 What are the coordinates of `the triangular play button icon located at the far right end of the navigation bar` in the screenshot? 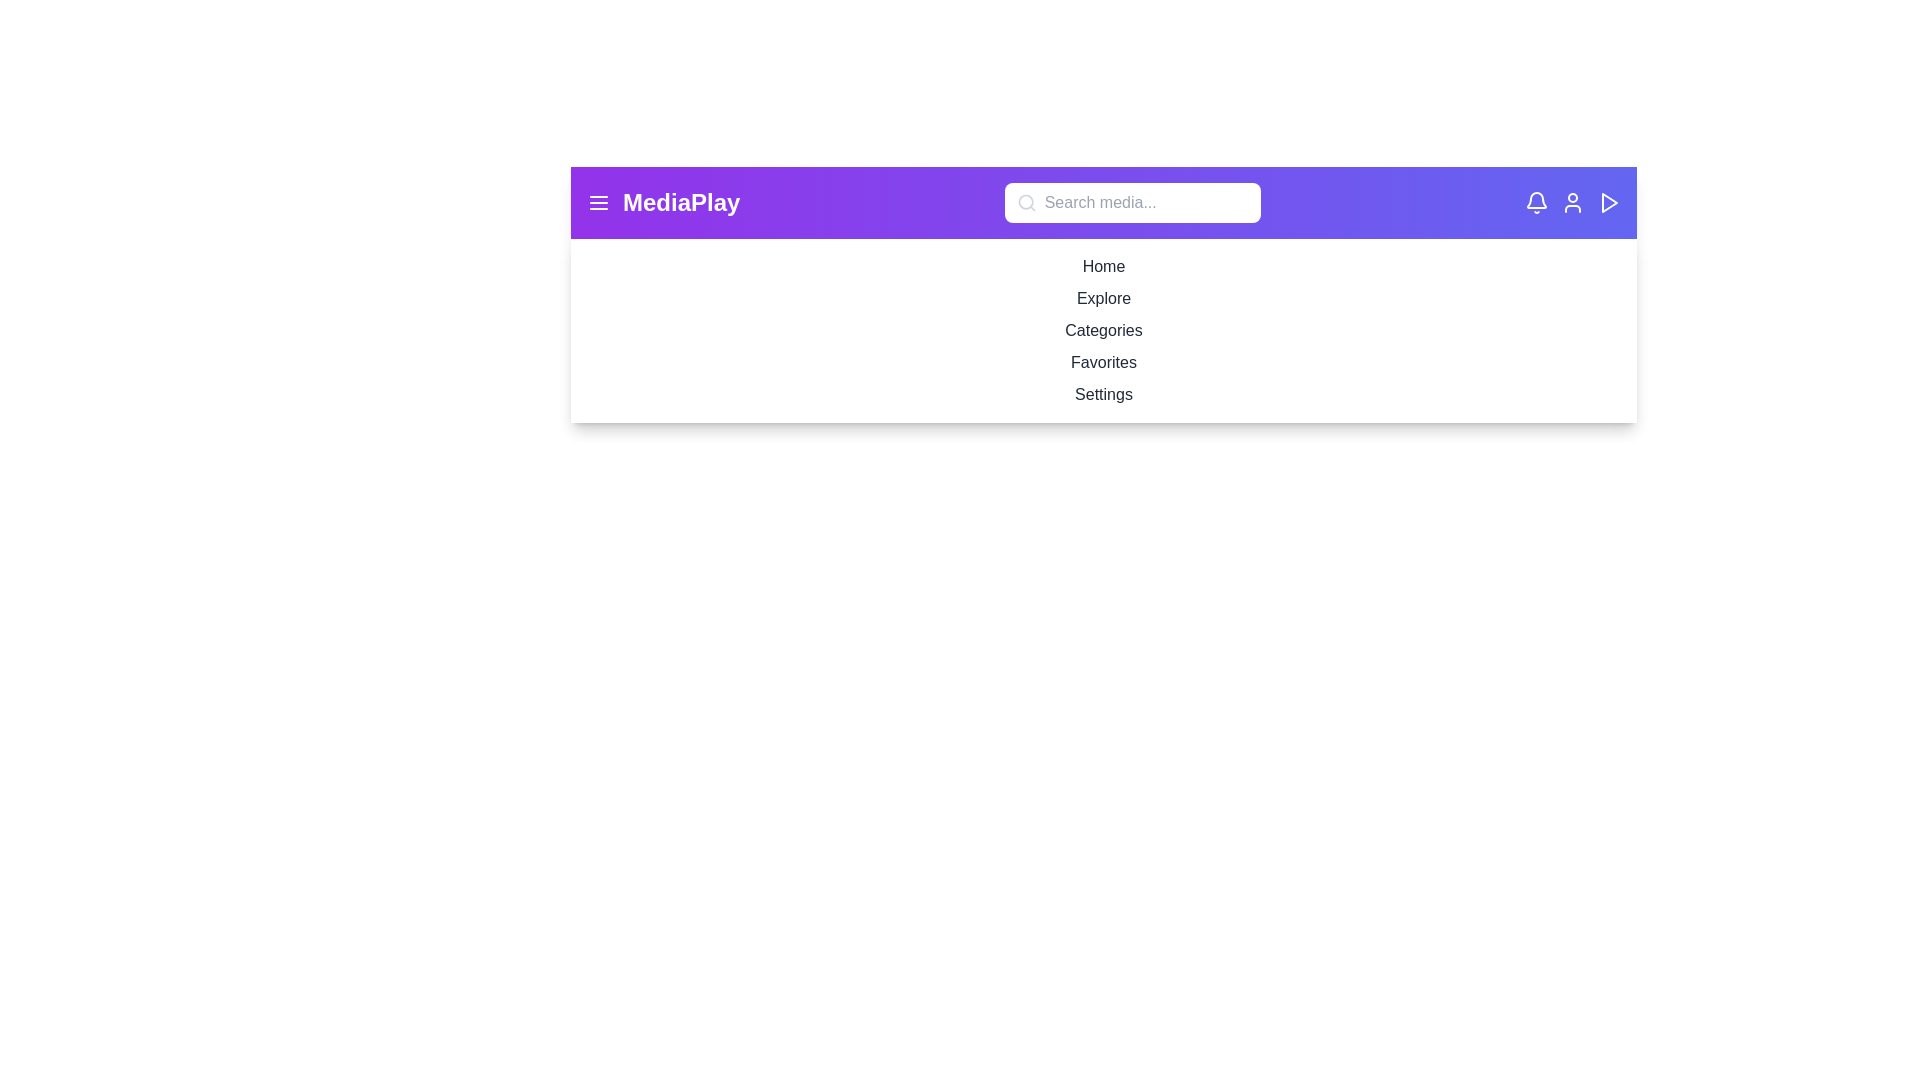 It's located at (1609, 203).